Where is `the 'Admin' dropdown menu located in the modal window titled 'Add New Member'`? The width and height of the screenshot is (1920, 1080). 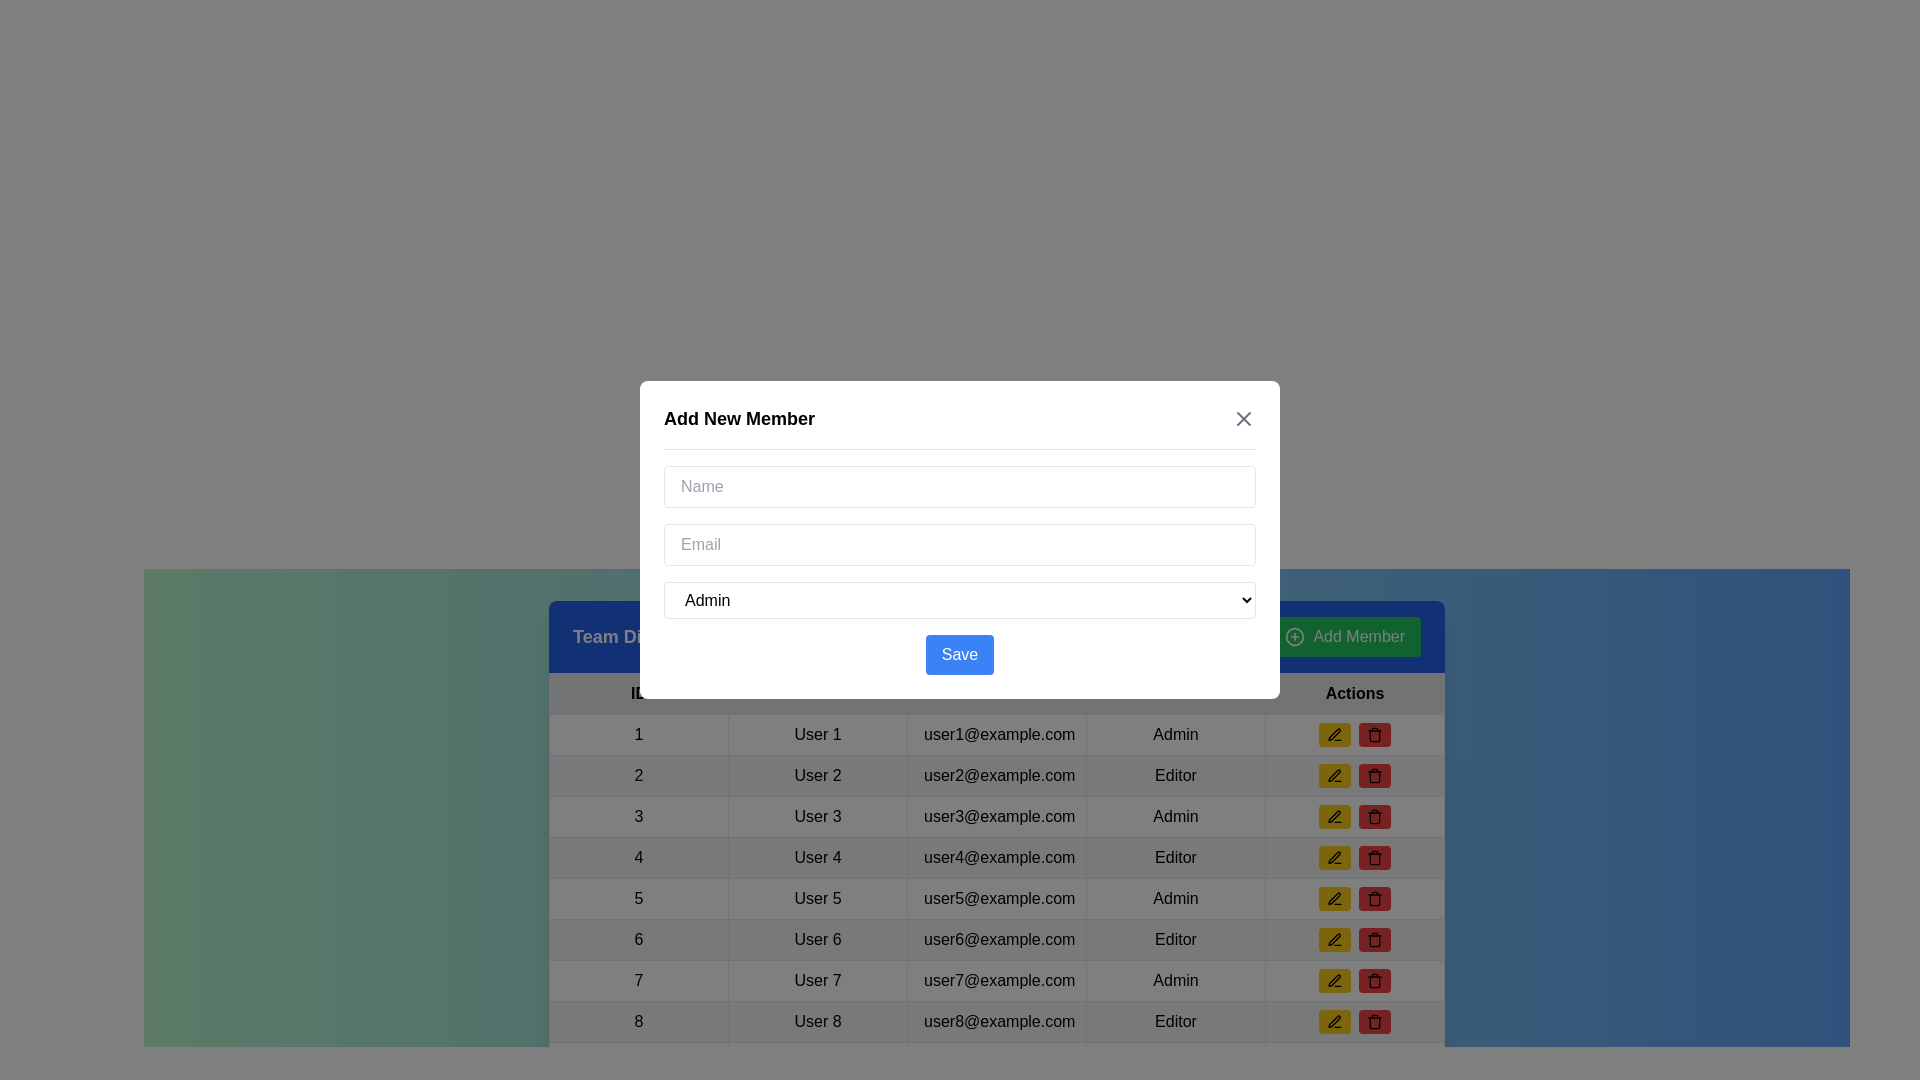 the 'Admin' dropdown menu located in the modal window titled 'Add New Member' is located at coordinates (960, 599).